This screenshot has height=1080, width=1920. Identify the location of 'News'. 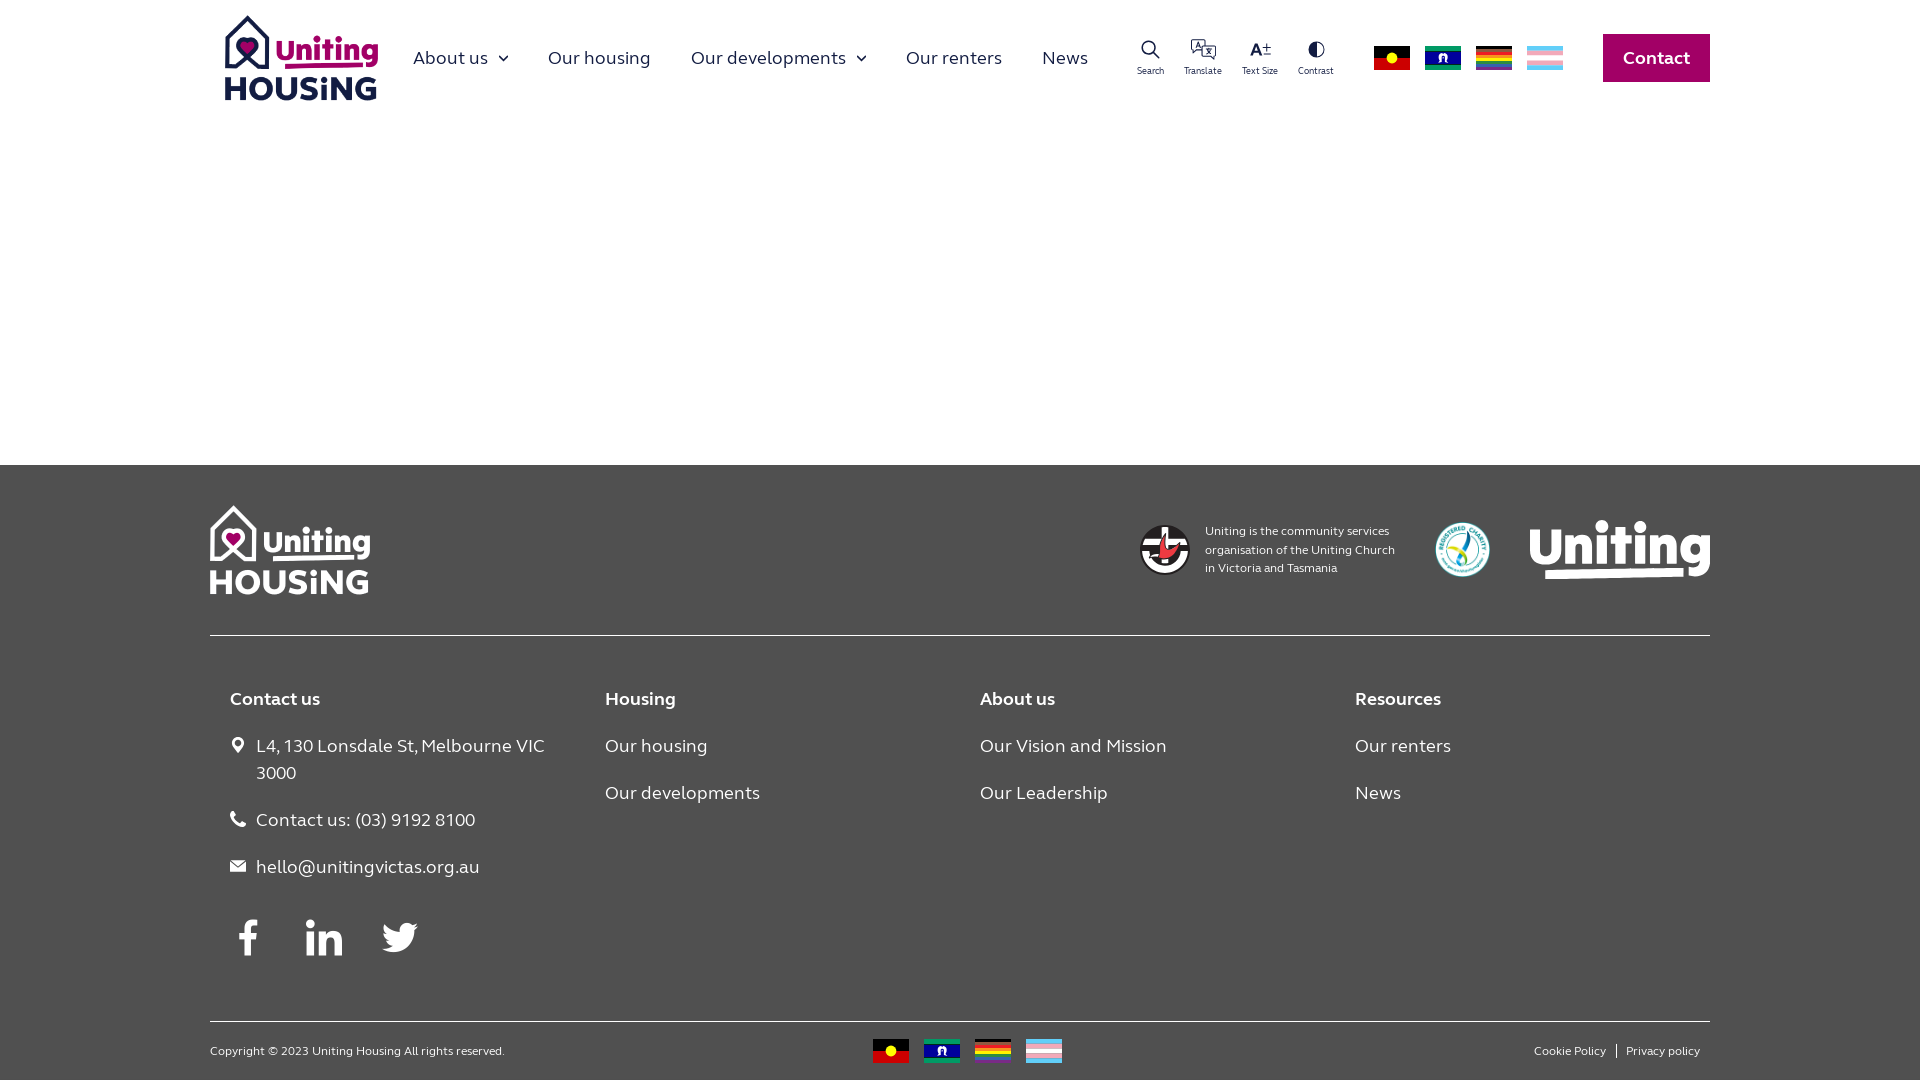
(1334, 792).